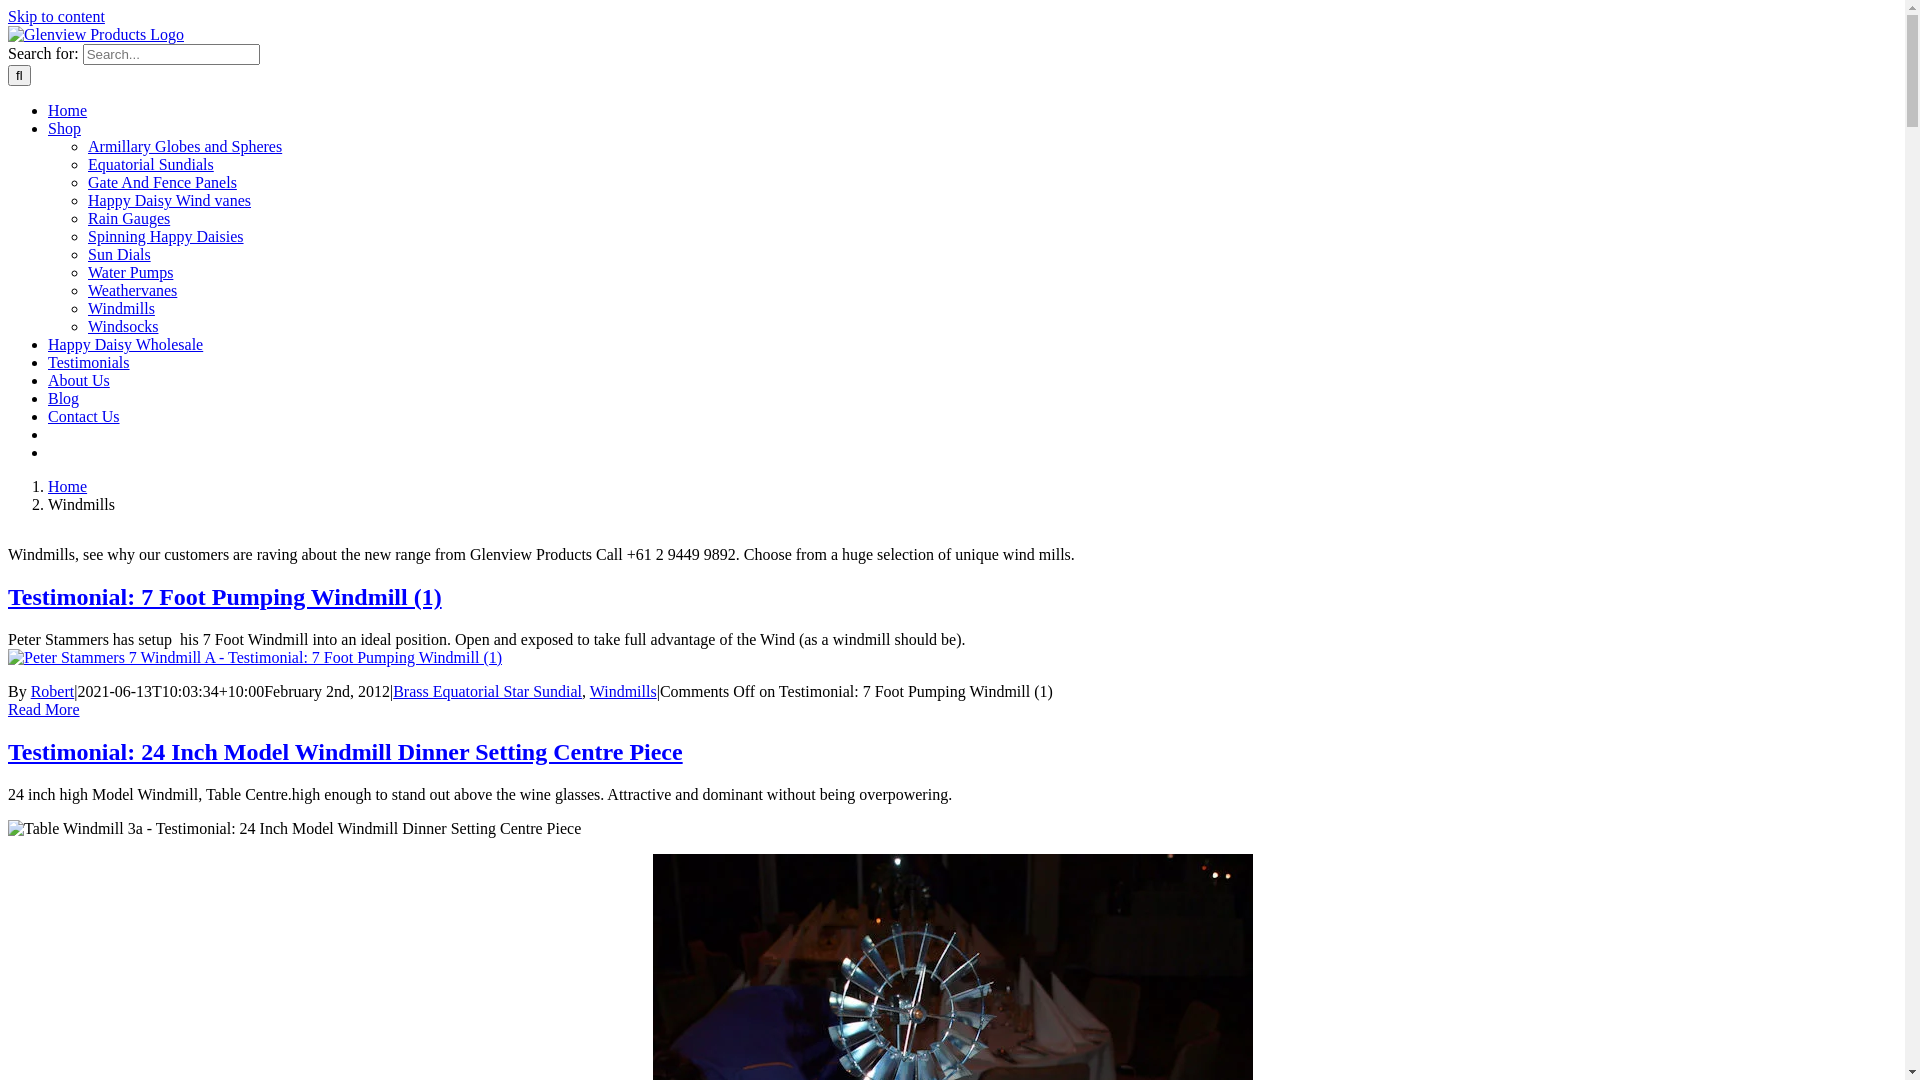  What do you see at coordinates (487, 690) in the screenshot?
I see `'Brass Equatorial Star Sundial'` at bounding box center [487, 690].